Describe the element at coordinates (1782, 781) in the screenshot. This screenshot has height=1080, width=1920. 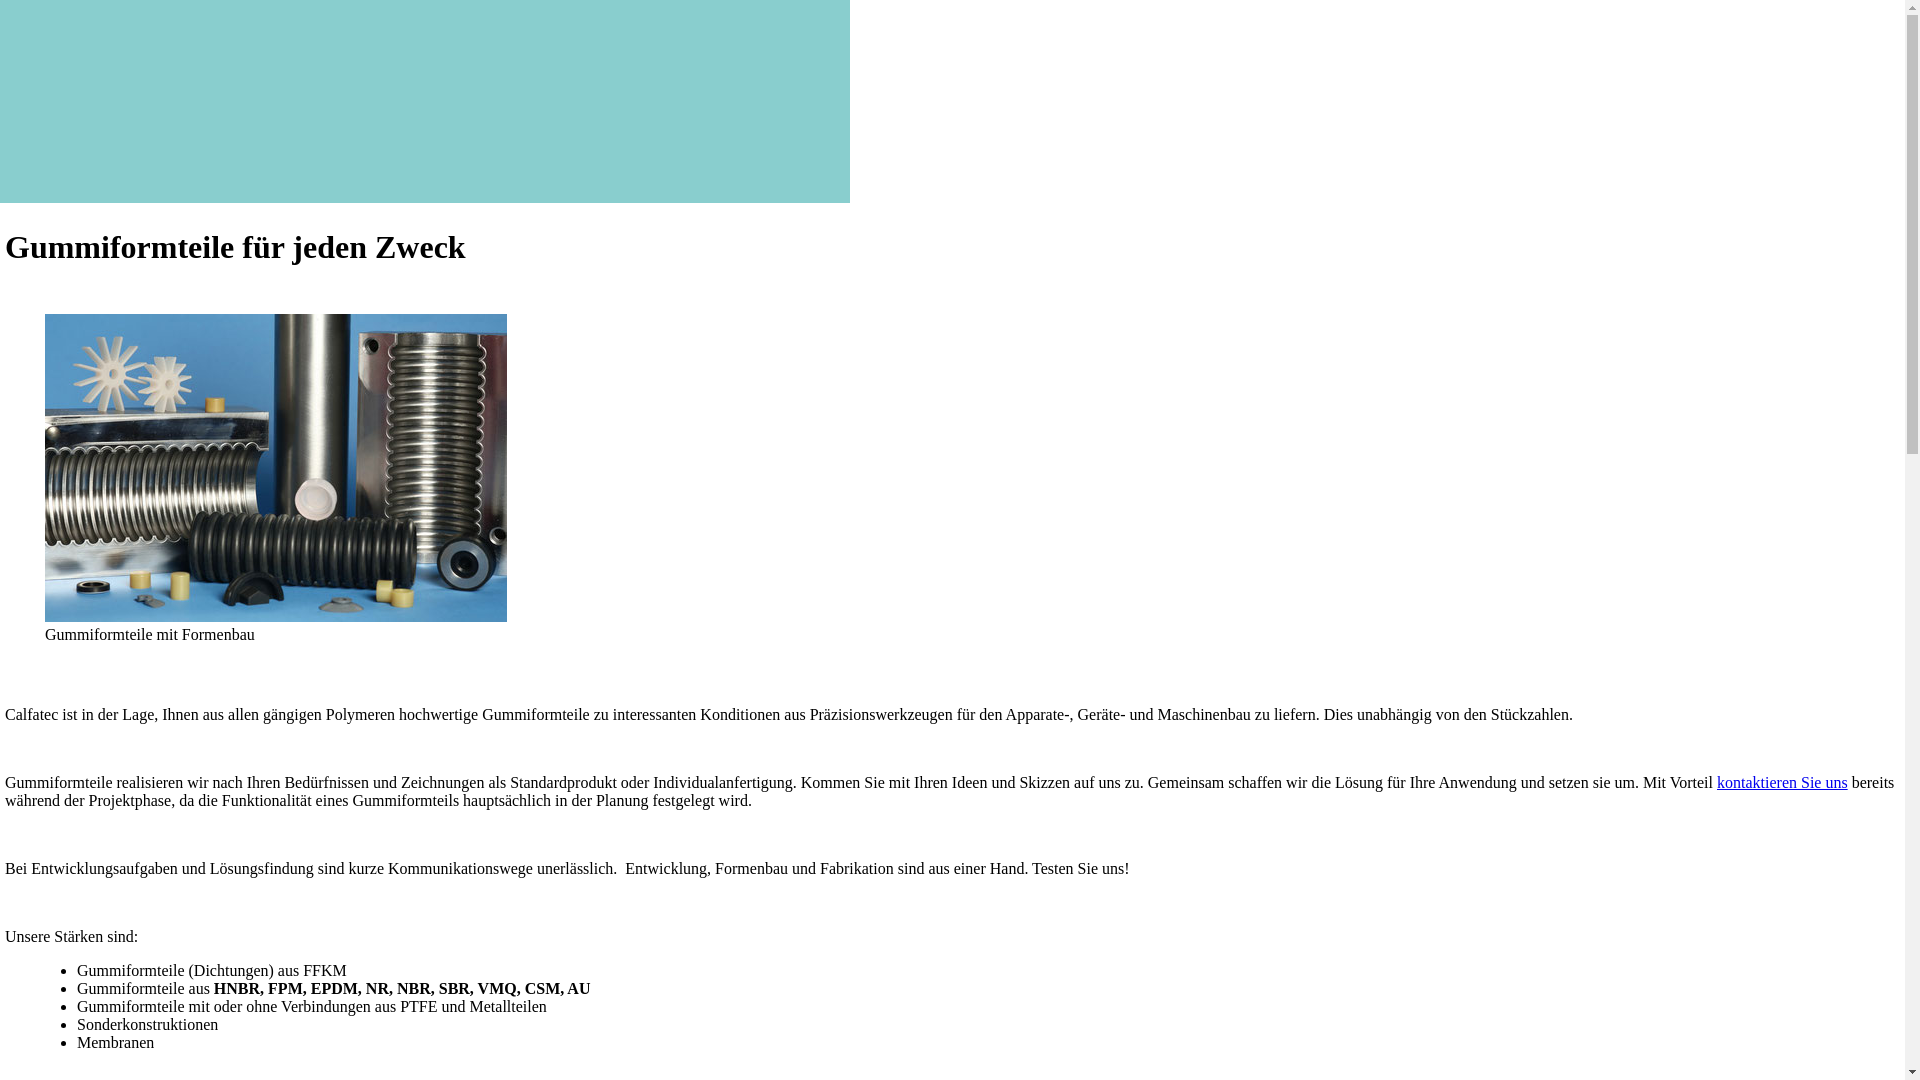
I see `'kontaktieren Sie uns'` at that location.